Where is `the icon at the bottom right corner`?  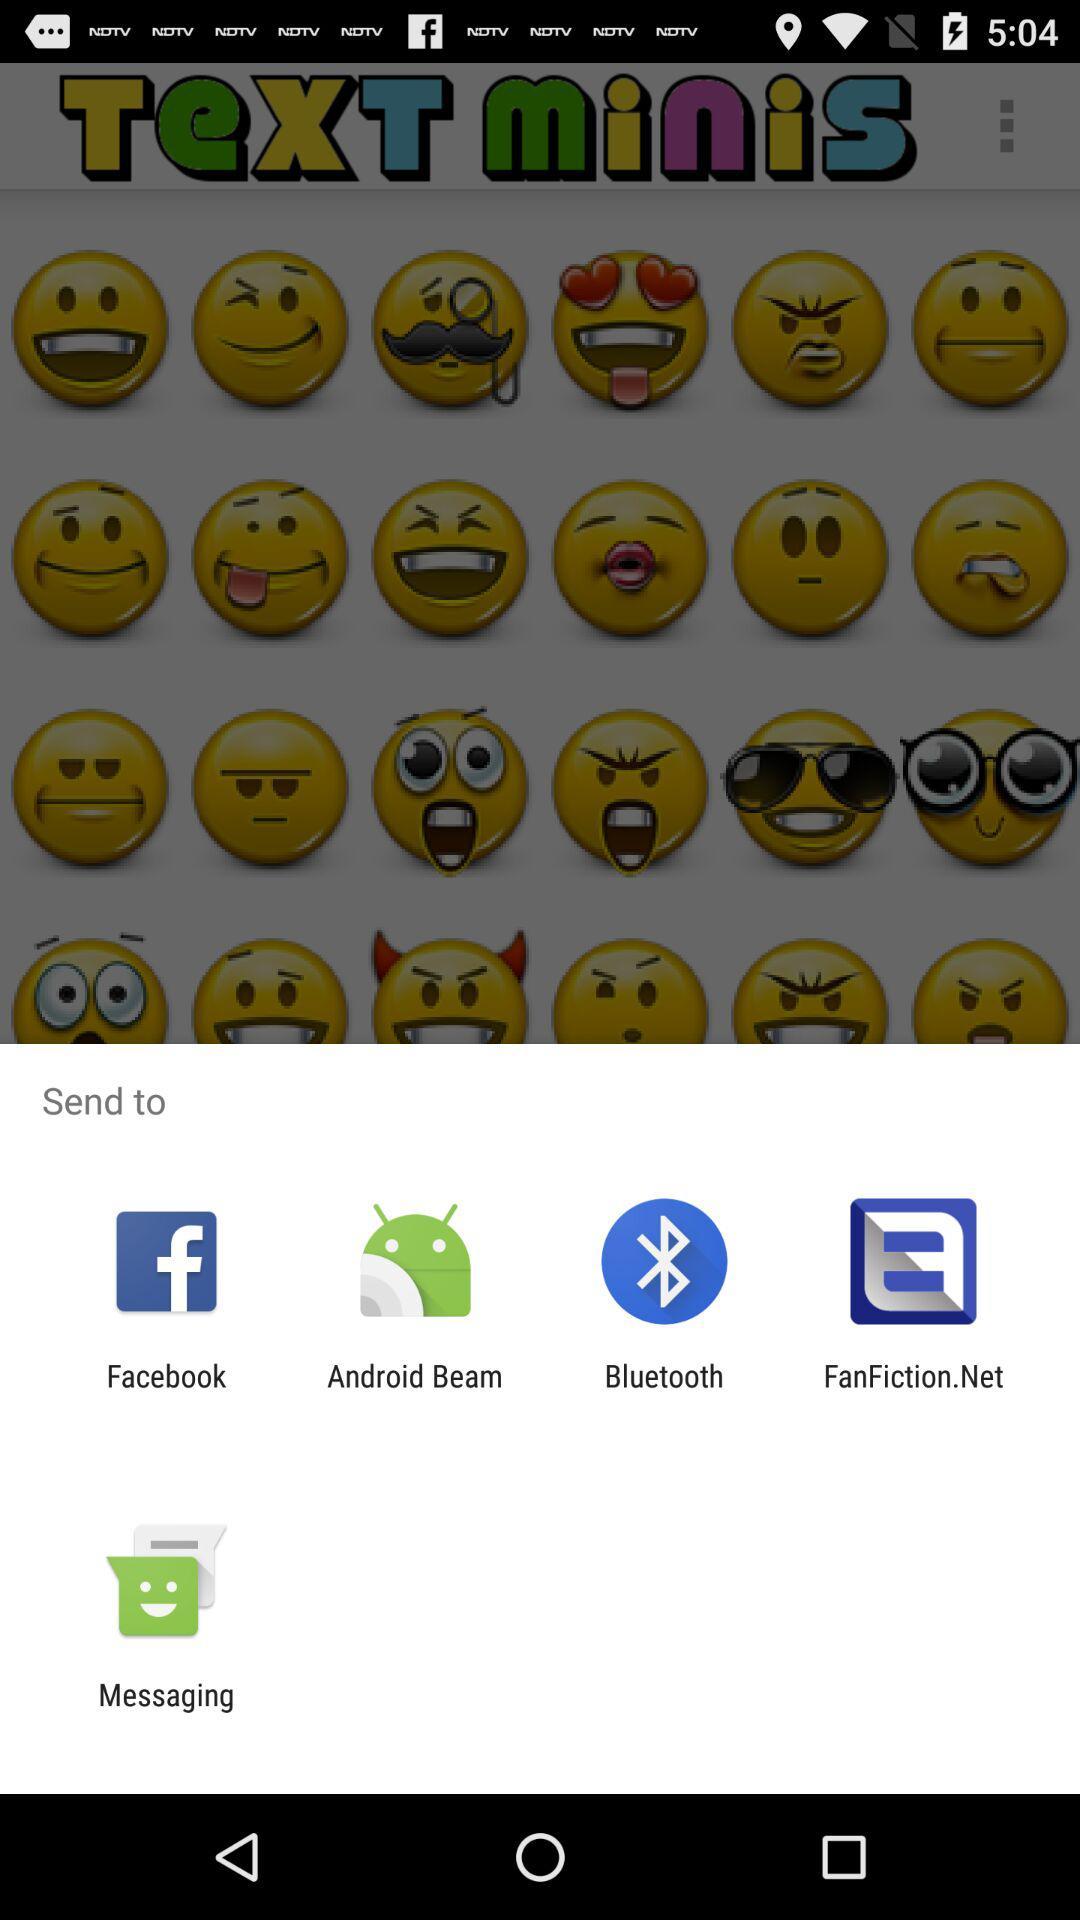
the icon at the bottom right corner is located at coordinates (913, 1392).